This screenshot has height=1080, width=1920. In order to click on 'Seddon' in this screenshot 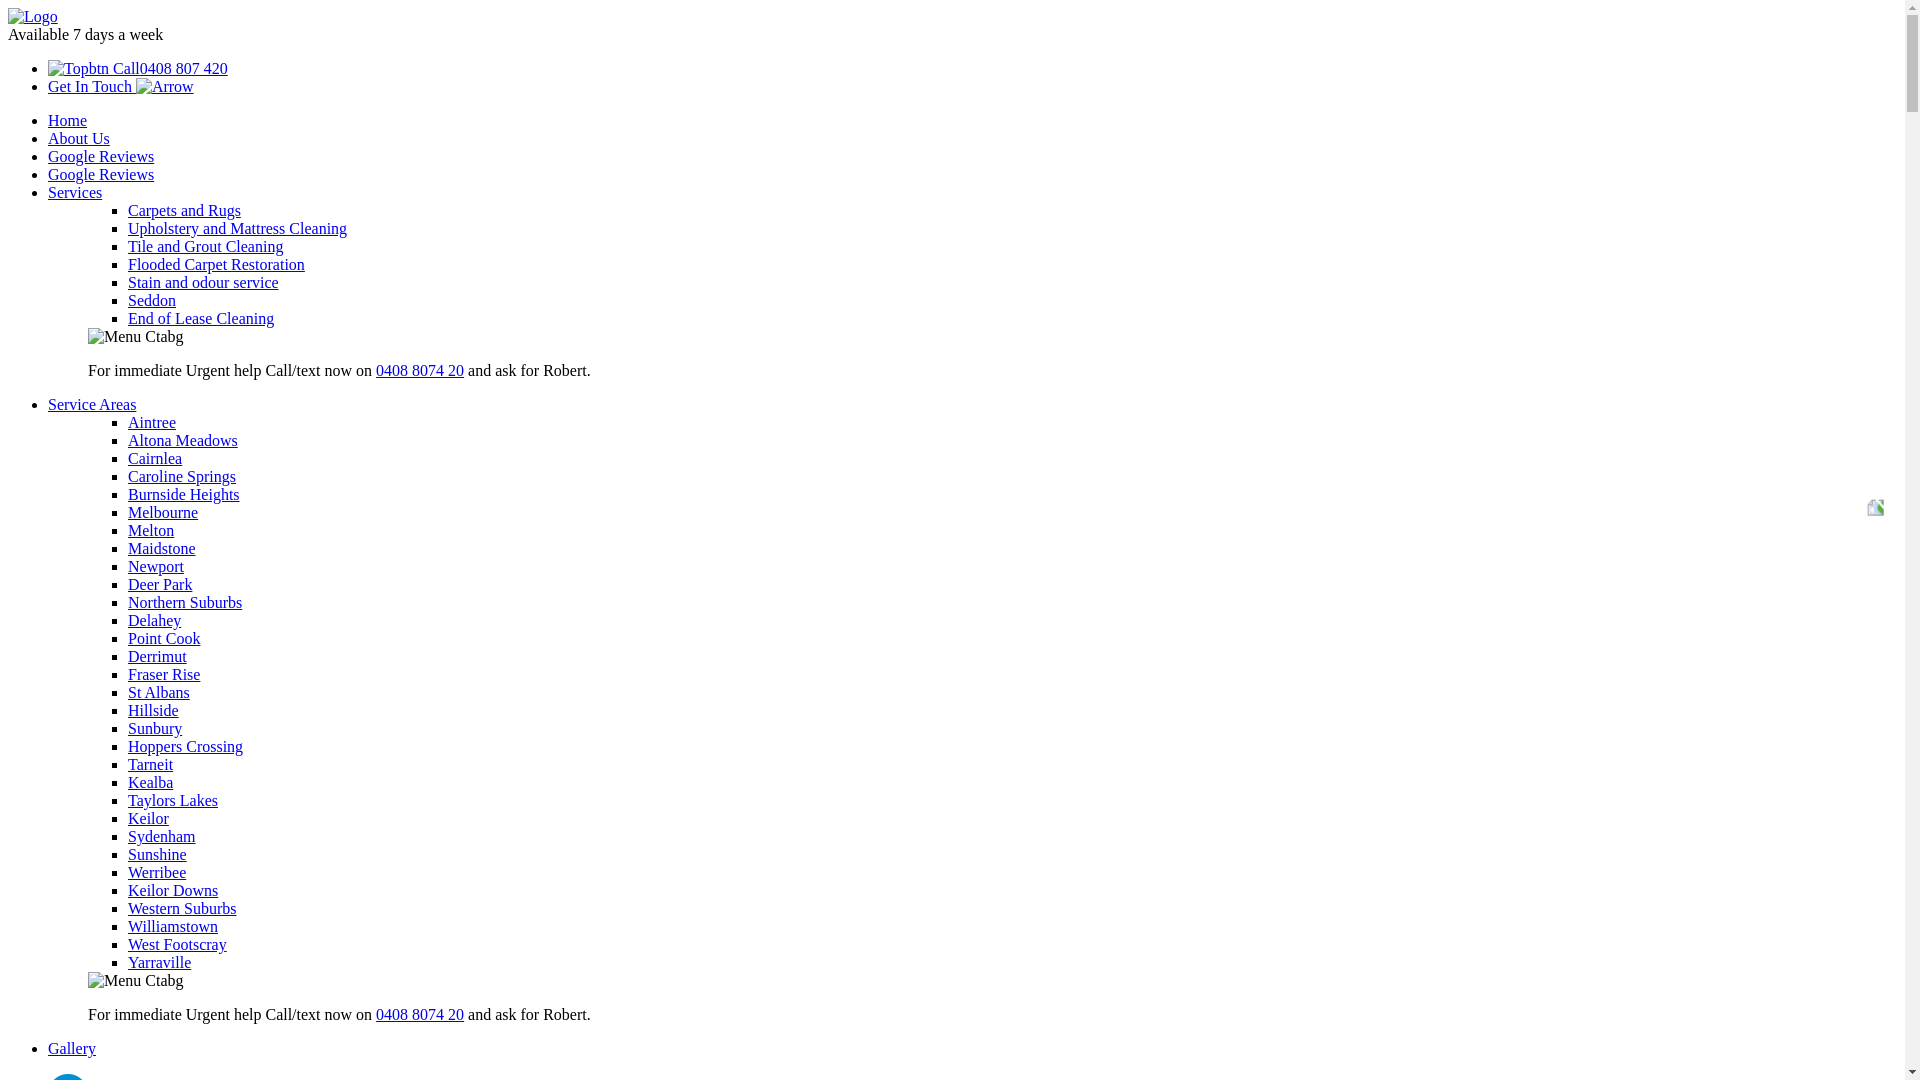, I will do `click(151, 300)`.